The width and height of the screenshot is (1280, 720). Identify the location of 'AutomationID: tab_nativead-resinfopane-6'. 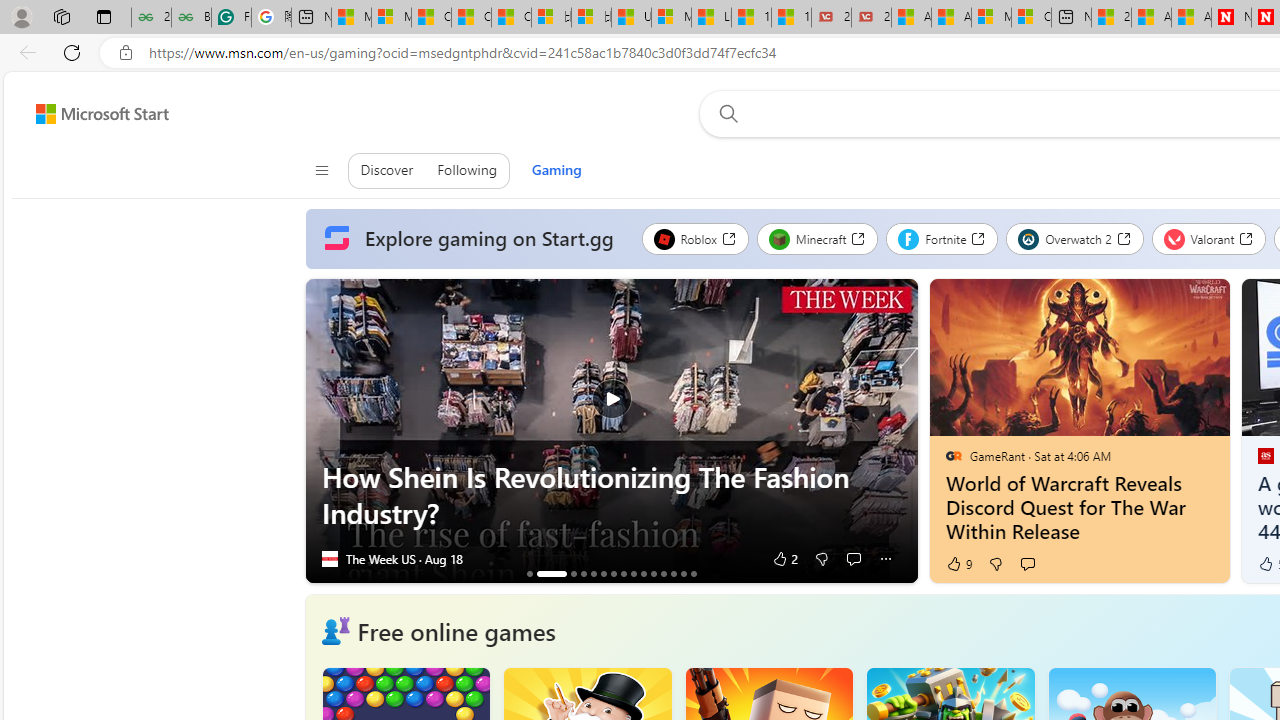
(602, 573).